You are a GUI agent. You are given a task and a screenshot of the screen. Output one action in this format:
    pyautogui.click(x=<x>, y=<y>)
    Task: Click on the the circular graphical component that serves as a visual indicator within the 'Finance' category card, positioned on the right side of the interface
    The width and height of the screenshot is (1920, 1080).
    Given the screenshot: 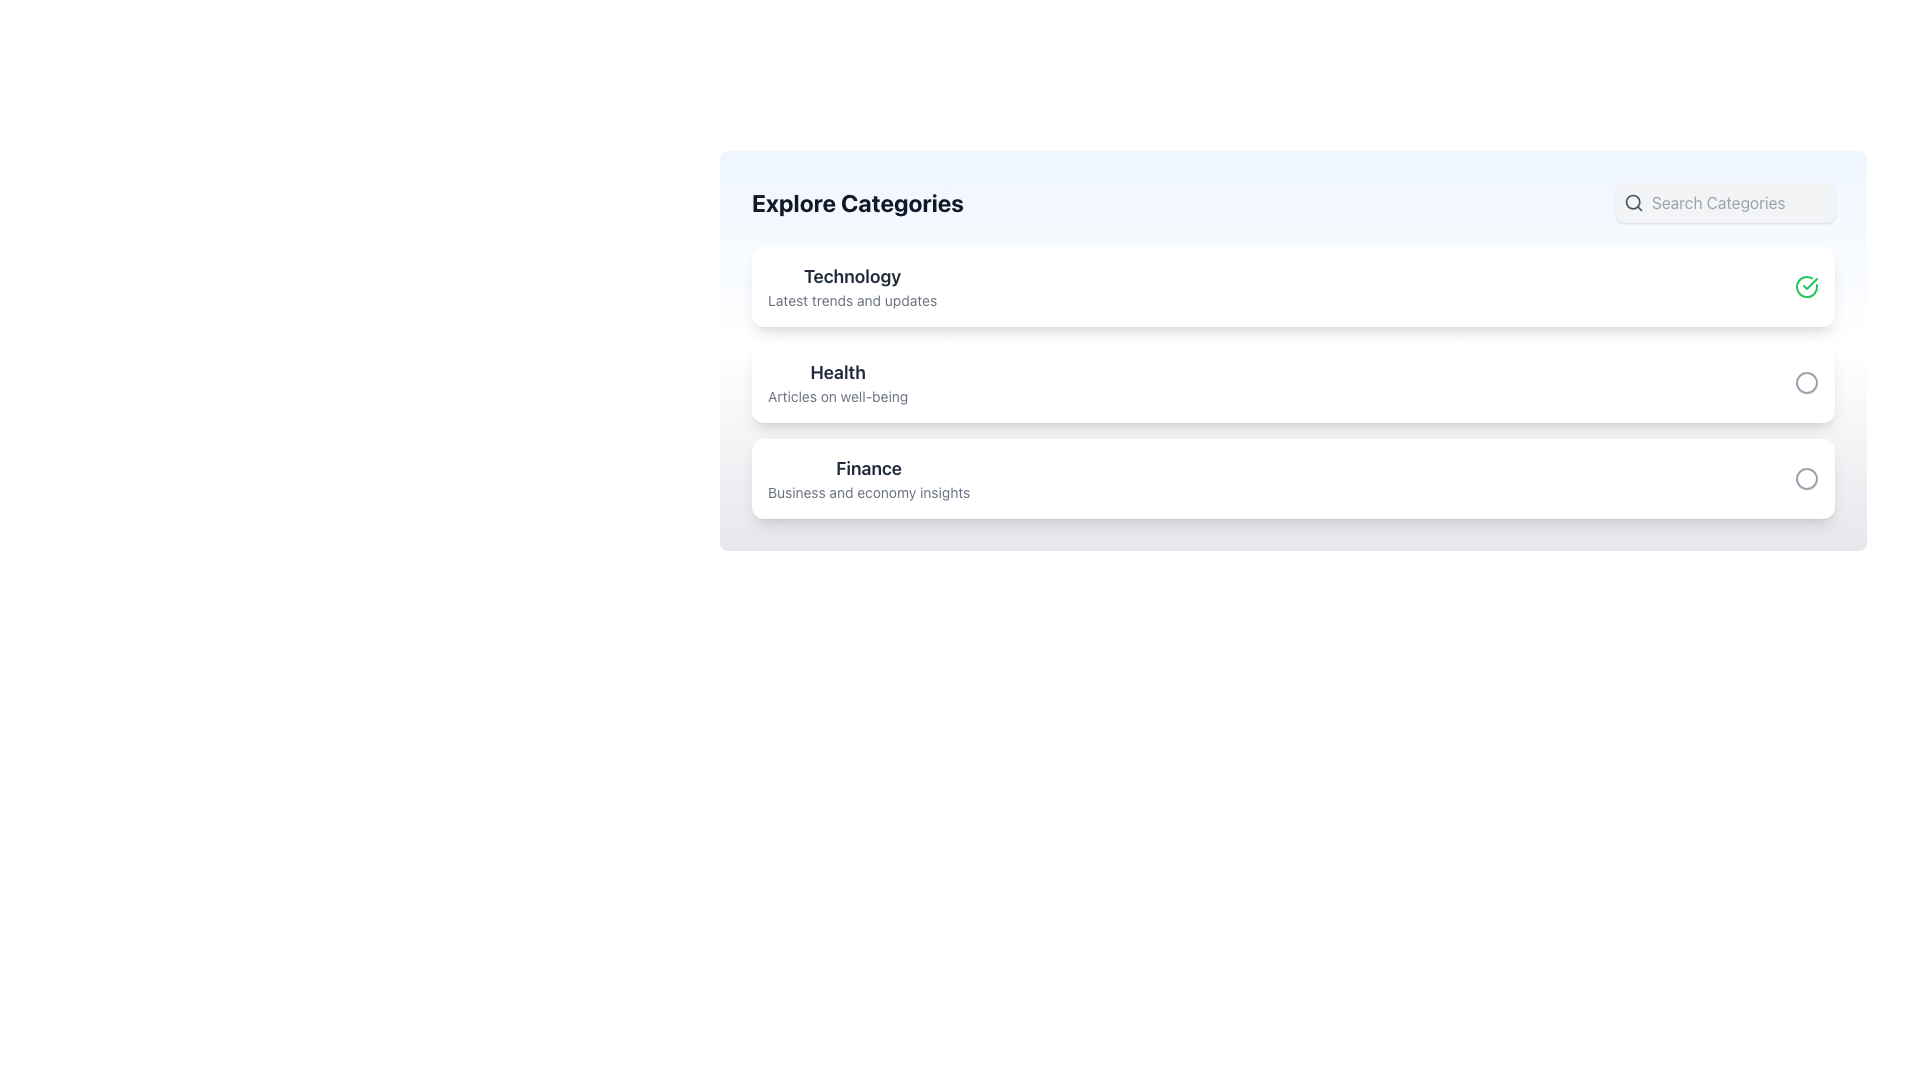 What is the action you would take?
    pyautogui.click(x=1806, y=478)
    